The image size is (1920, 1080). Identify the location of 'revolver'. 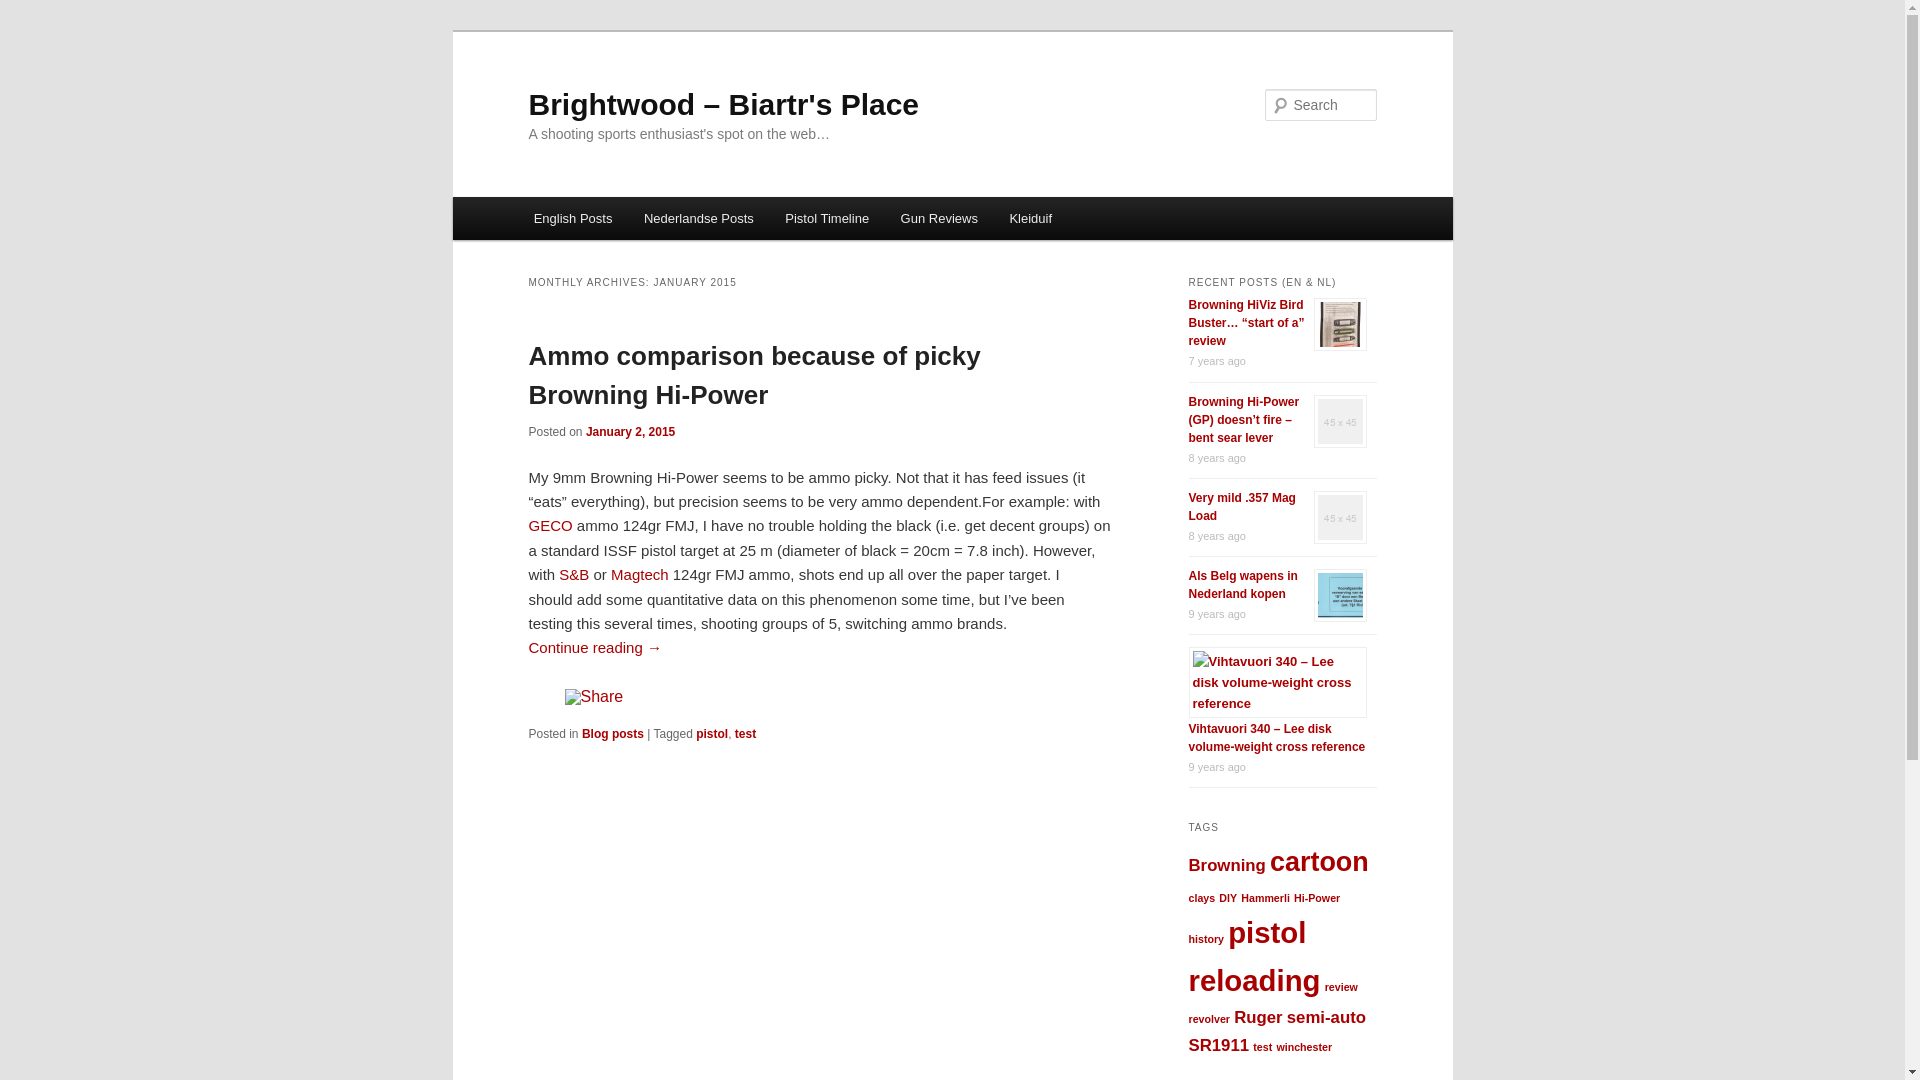
(1188, 1018).